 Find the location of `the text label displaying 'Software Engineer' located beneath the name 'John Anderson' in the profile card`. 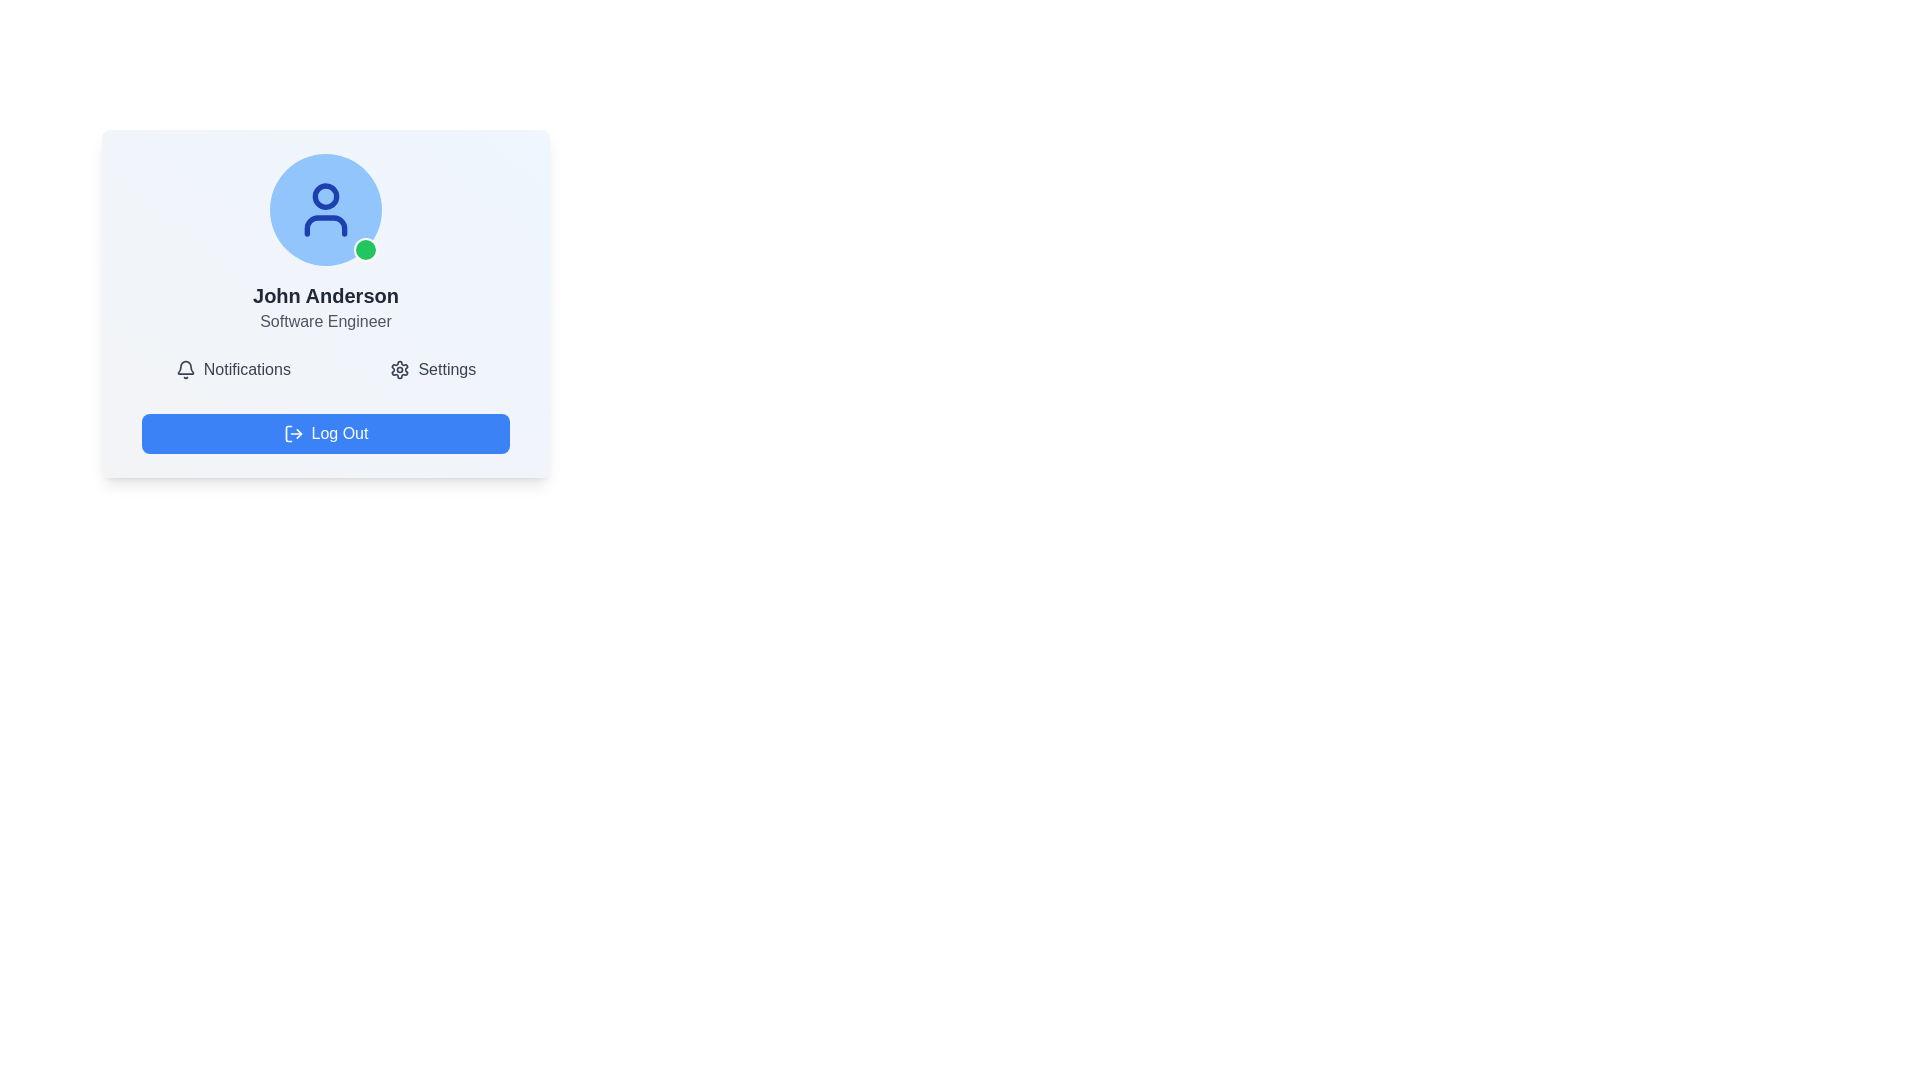

the text label displaying 'Software Engineer' located beneath the name 'John Anderson' in the profile card is located at coordinates (326, 320).